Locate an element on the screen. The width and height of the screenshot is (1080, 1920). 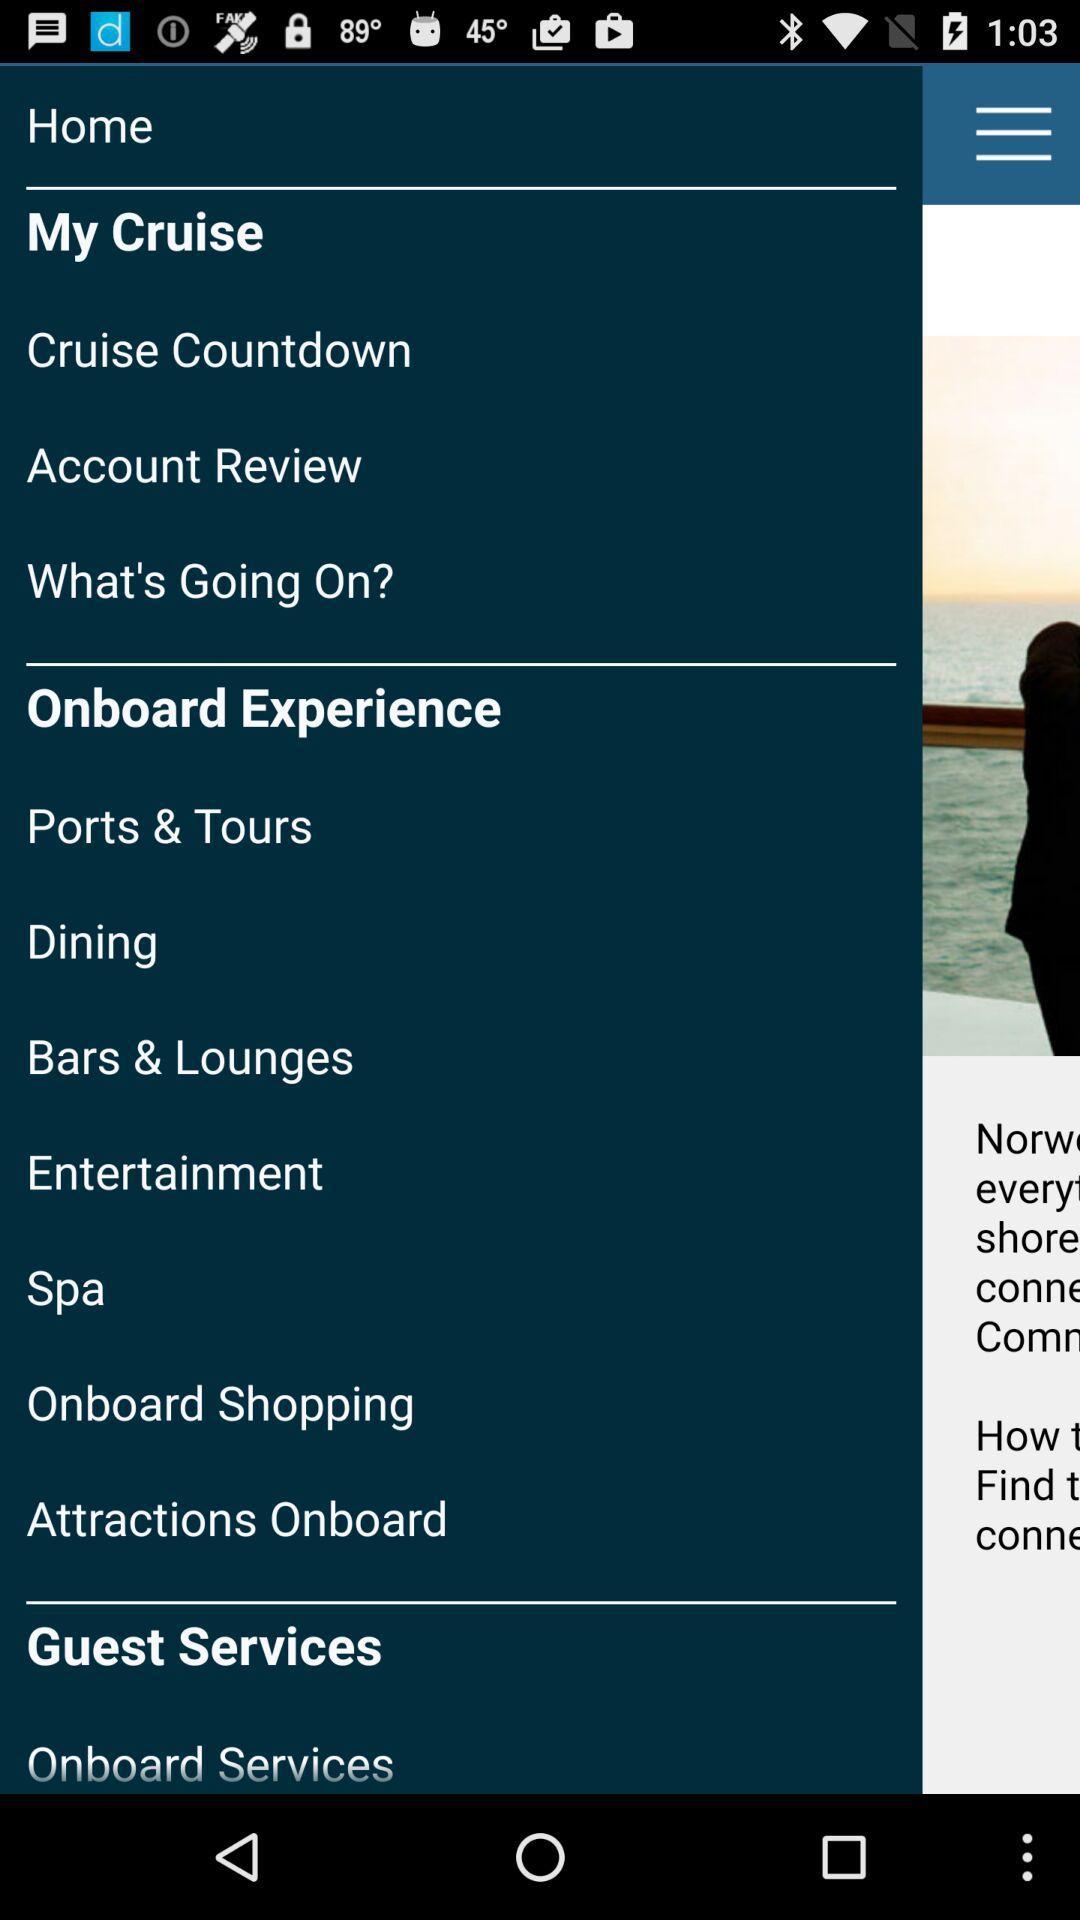
home icon is located at coordinates (461, 123).